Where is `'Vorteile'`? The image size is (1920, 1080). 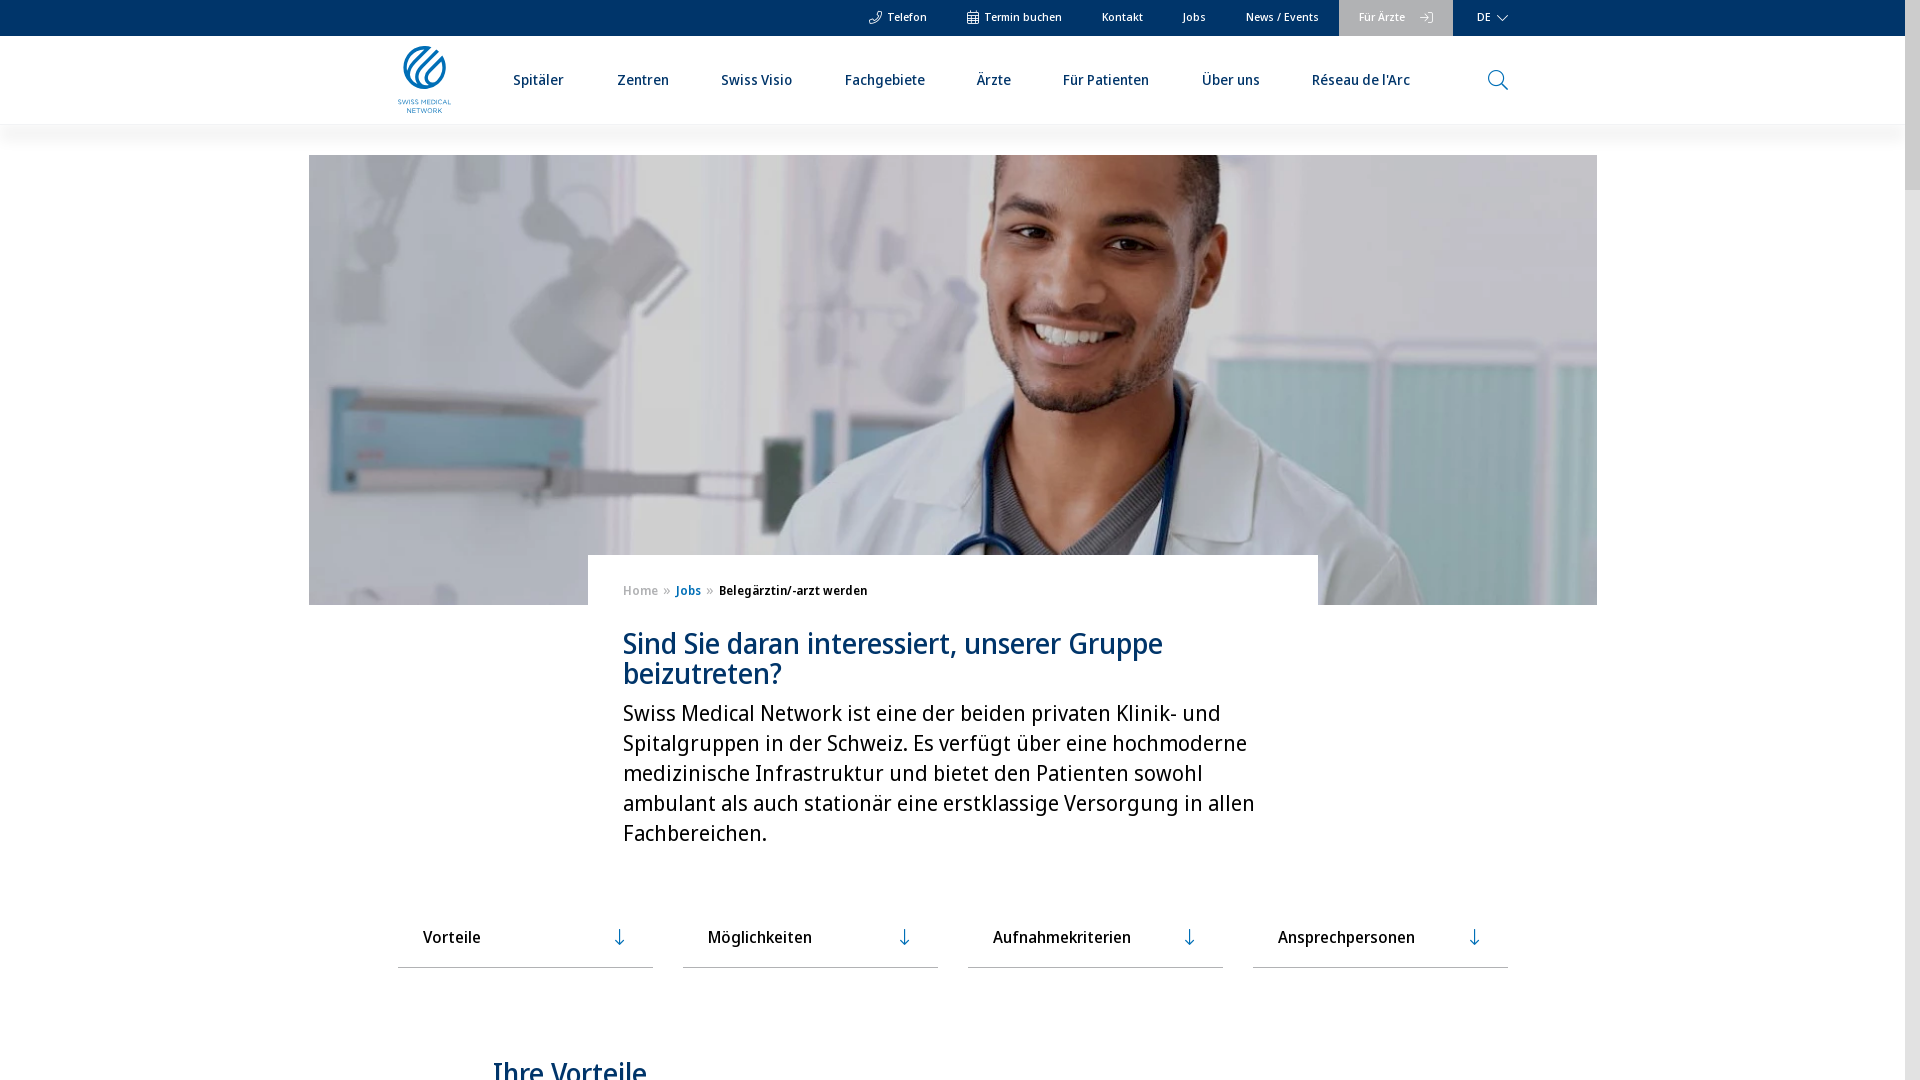 'Vorteile' is located at coordinates (525, 937).